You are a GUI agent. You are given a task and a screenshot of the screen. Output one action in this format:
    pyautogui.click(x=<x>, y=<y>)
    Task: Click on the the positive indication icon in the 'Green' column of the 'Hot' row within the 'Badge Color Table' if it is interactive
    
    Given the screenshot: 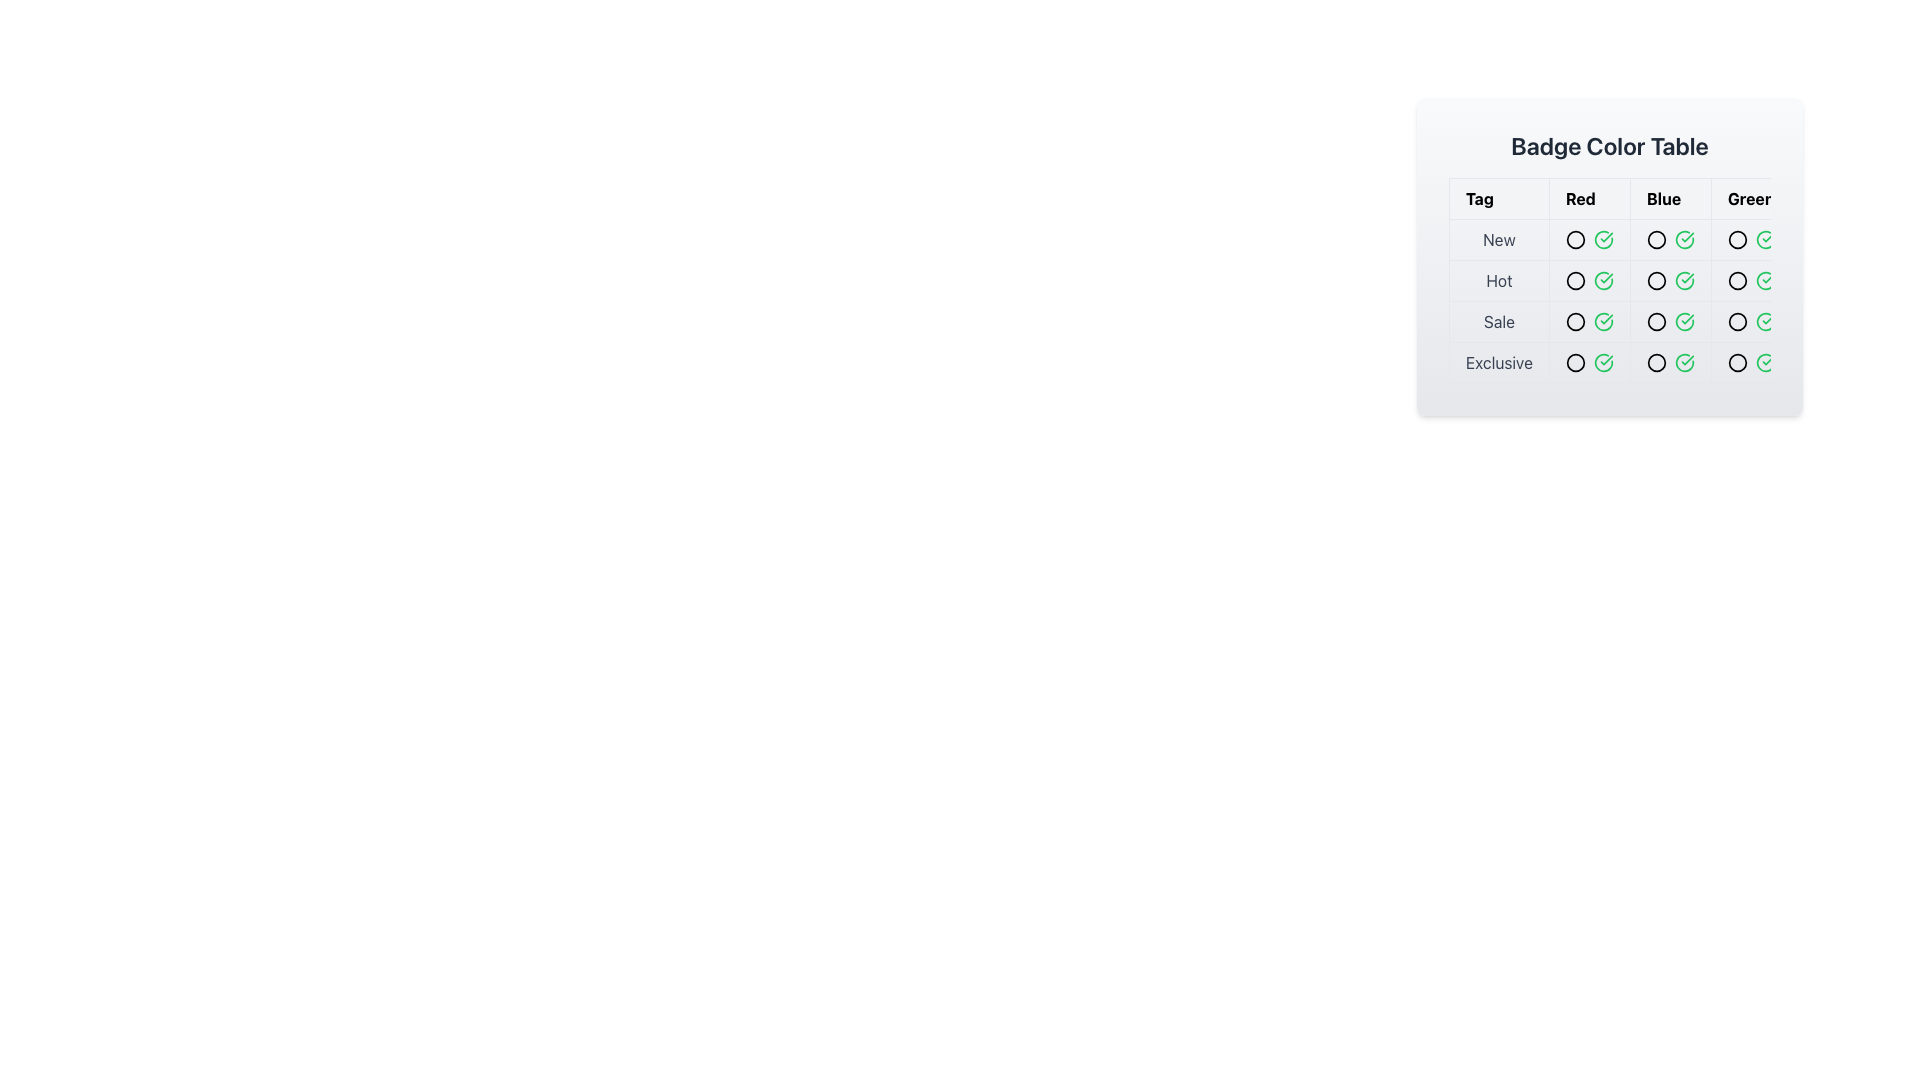 What is the action you would take?
    pyautogui.click(x=1683, y=319)
    